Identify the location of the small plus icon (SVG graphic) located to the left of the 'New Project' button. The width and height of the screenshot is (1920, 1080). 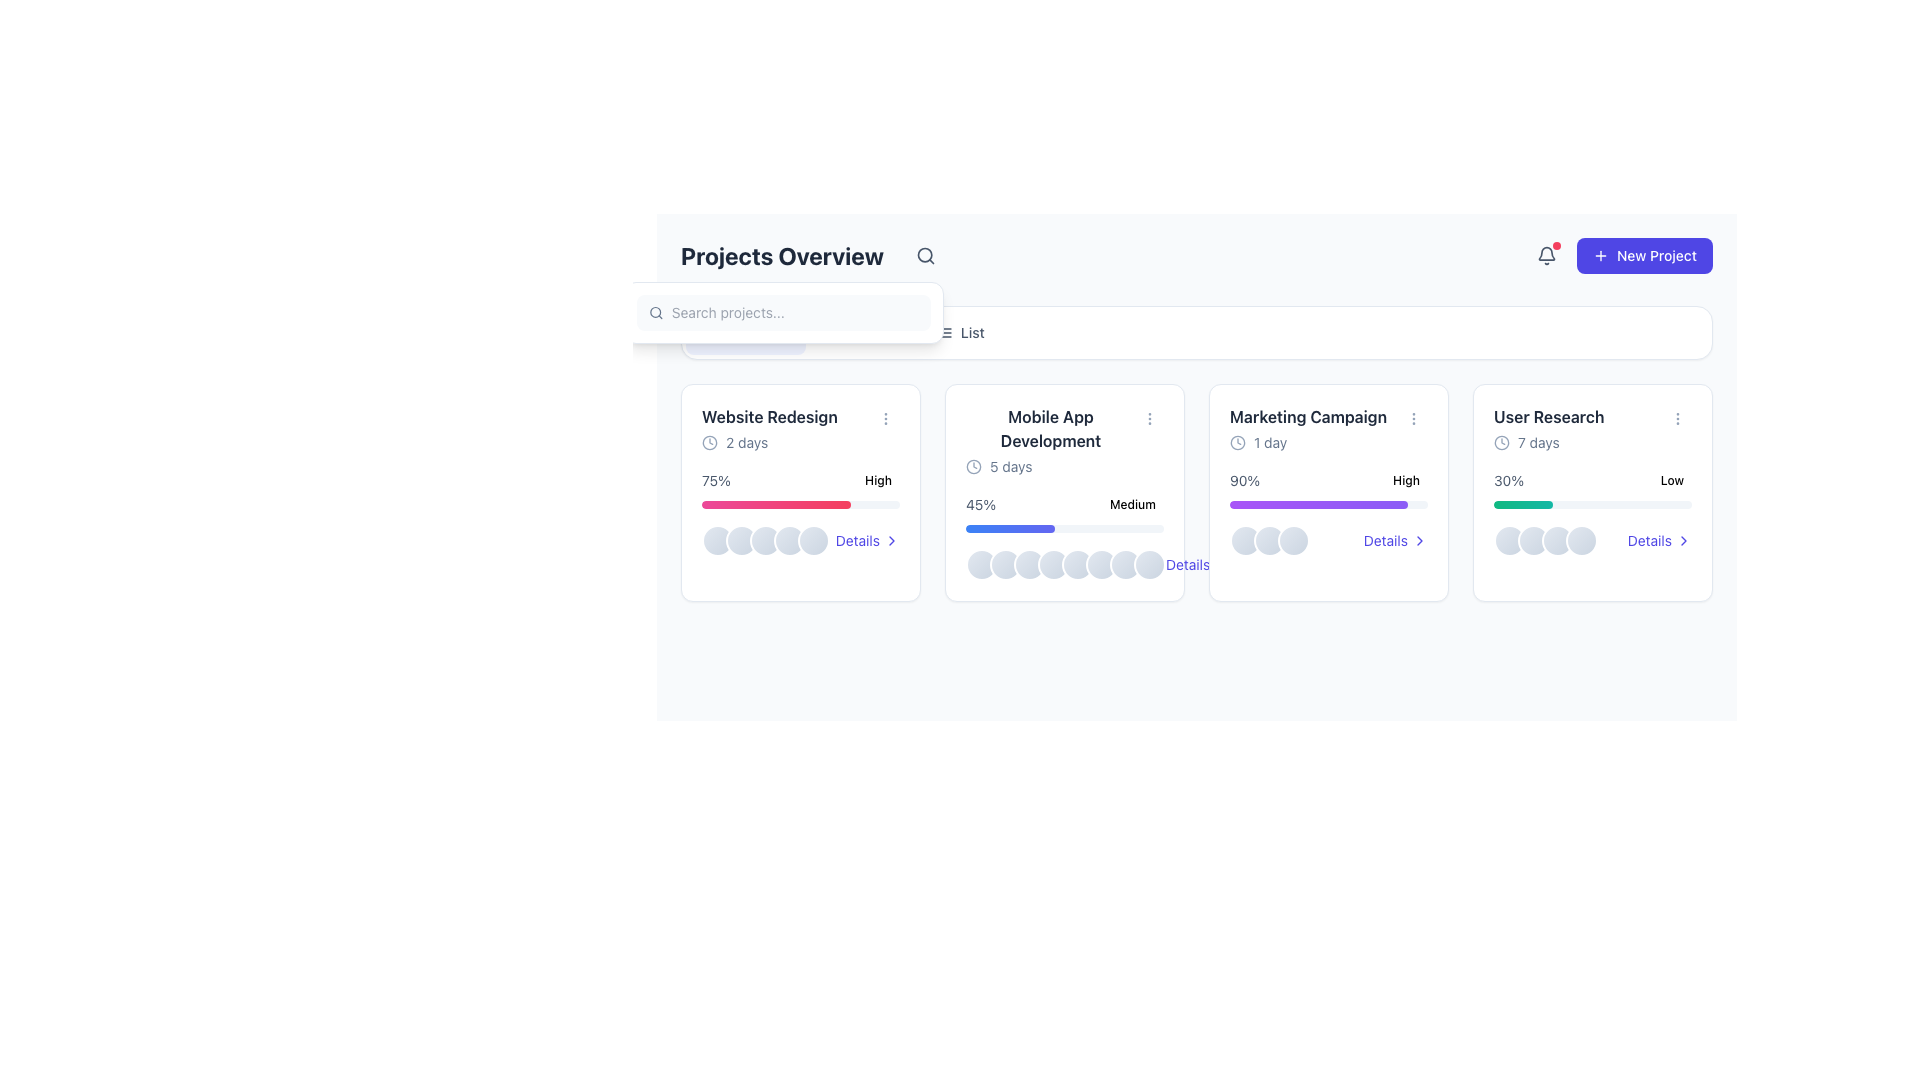
(1600, 254).